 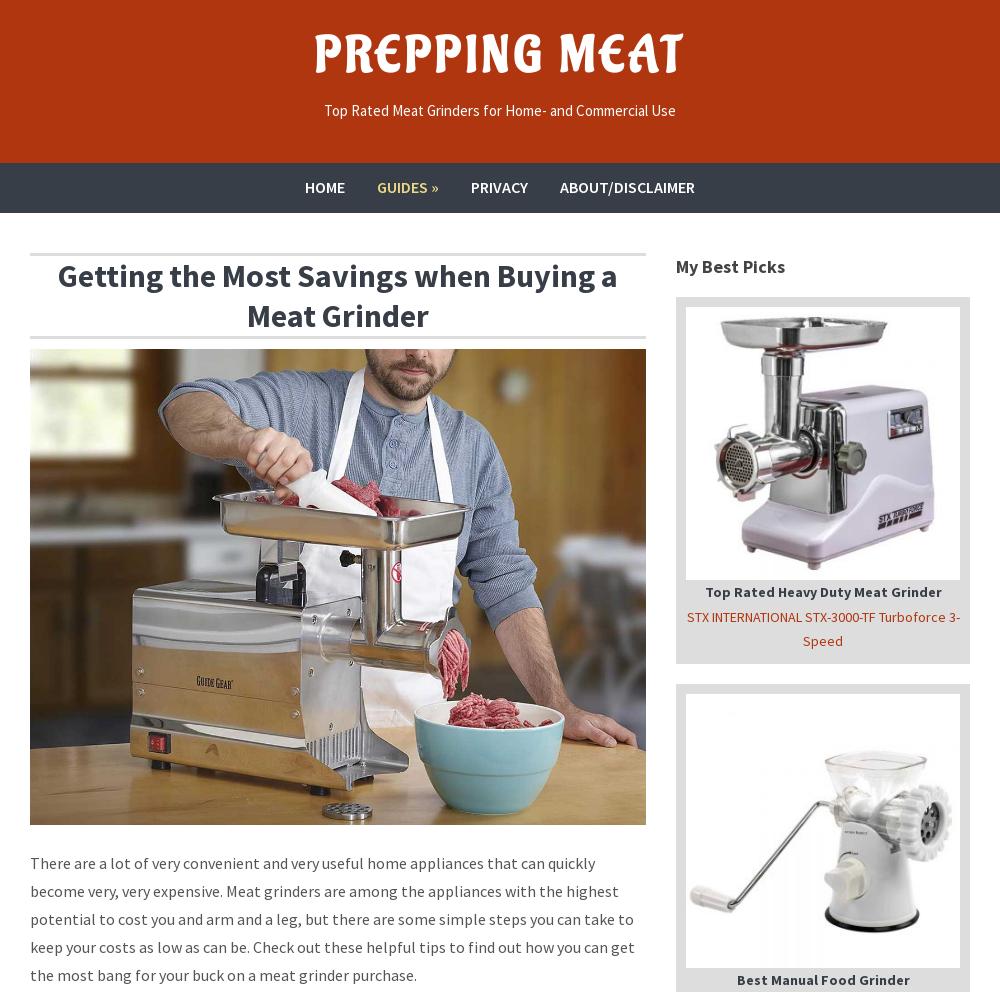 I want to click on 'My Best Picks', so click(x=729, y=264).